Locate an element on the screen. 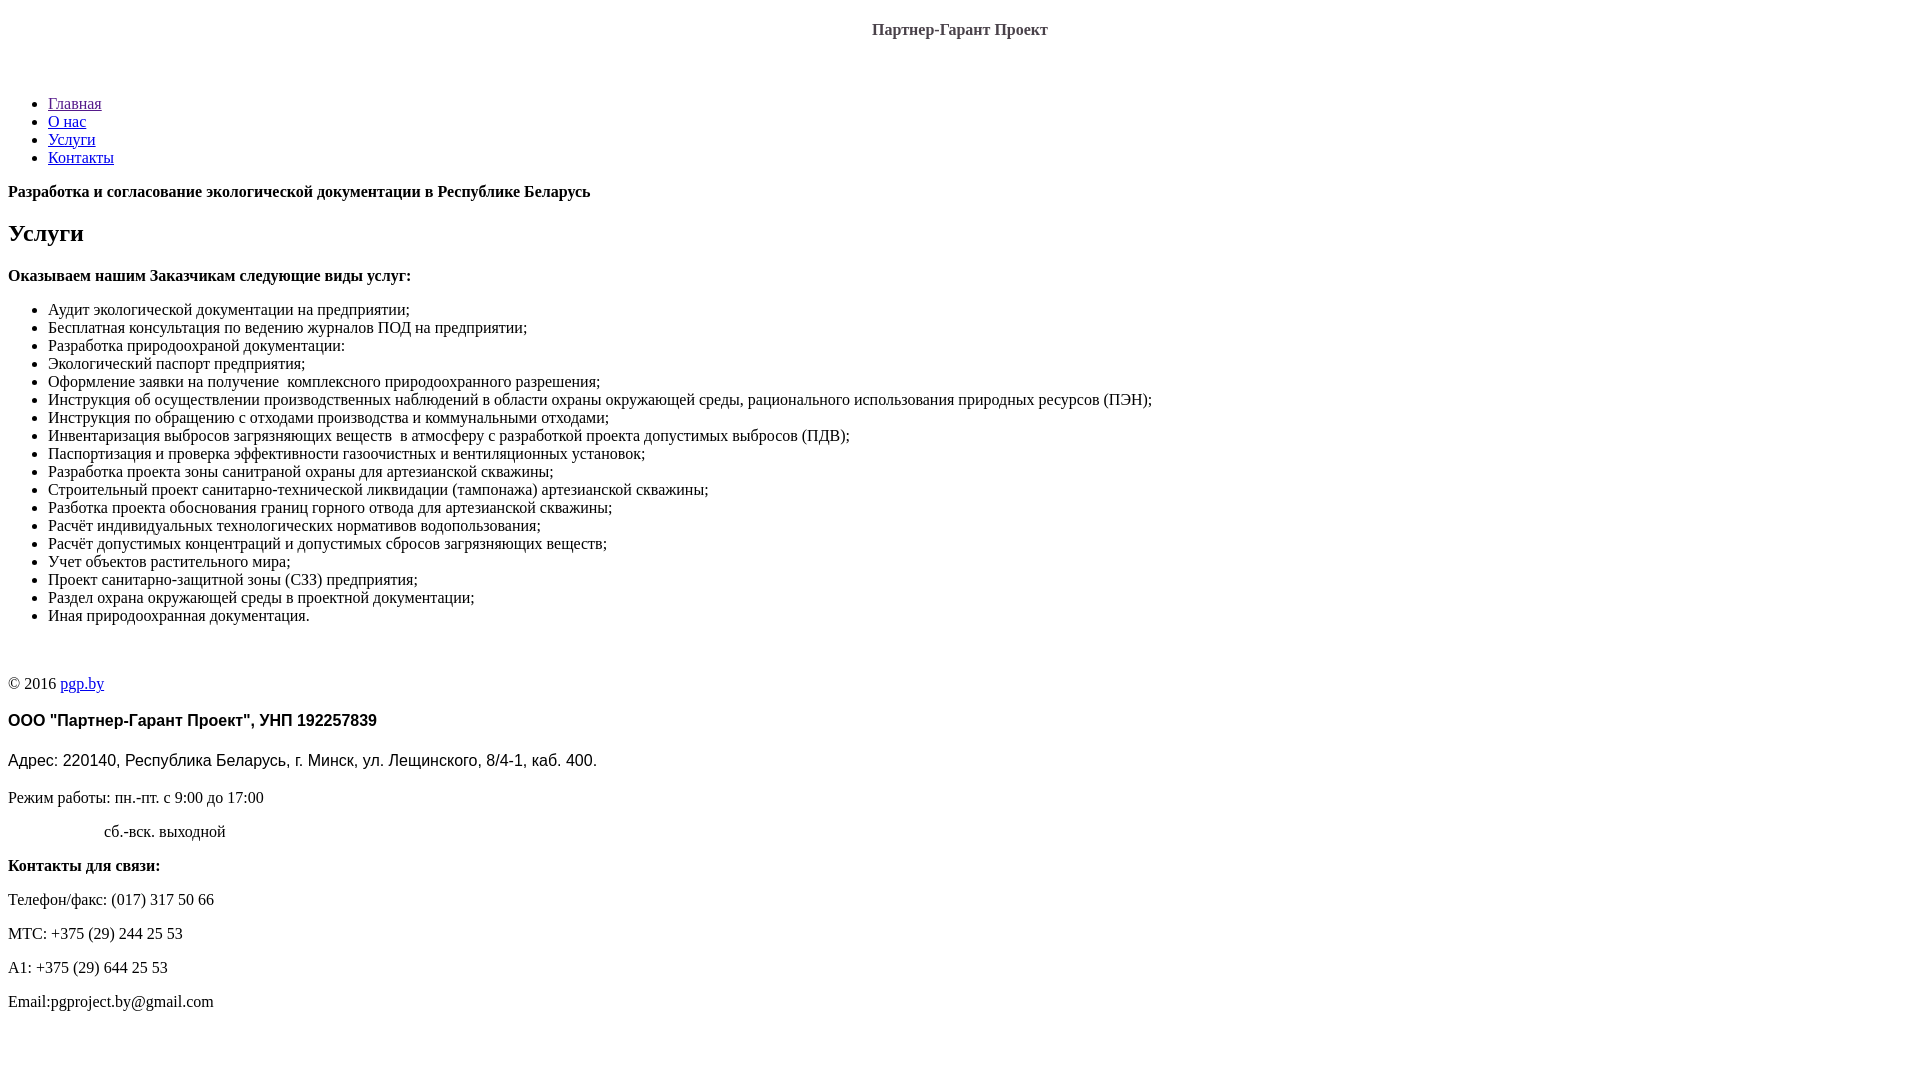 Image resolution: width=1920 pixels, height=1080 pixels. 'gp.by' is located at coordinates (67, 682).